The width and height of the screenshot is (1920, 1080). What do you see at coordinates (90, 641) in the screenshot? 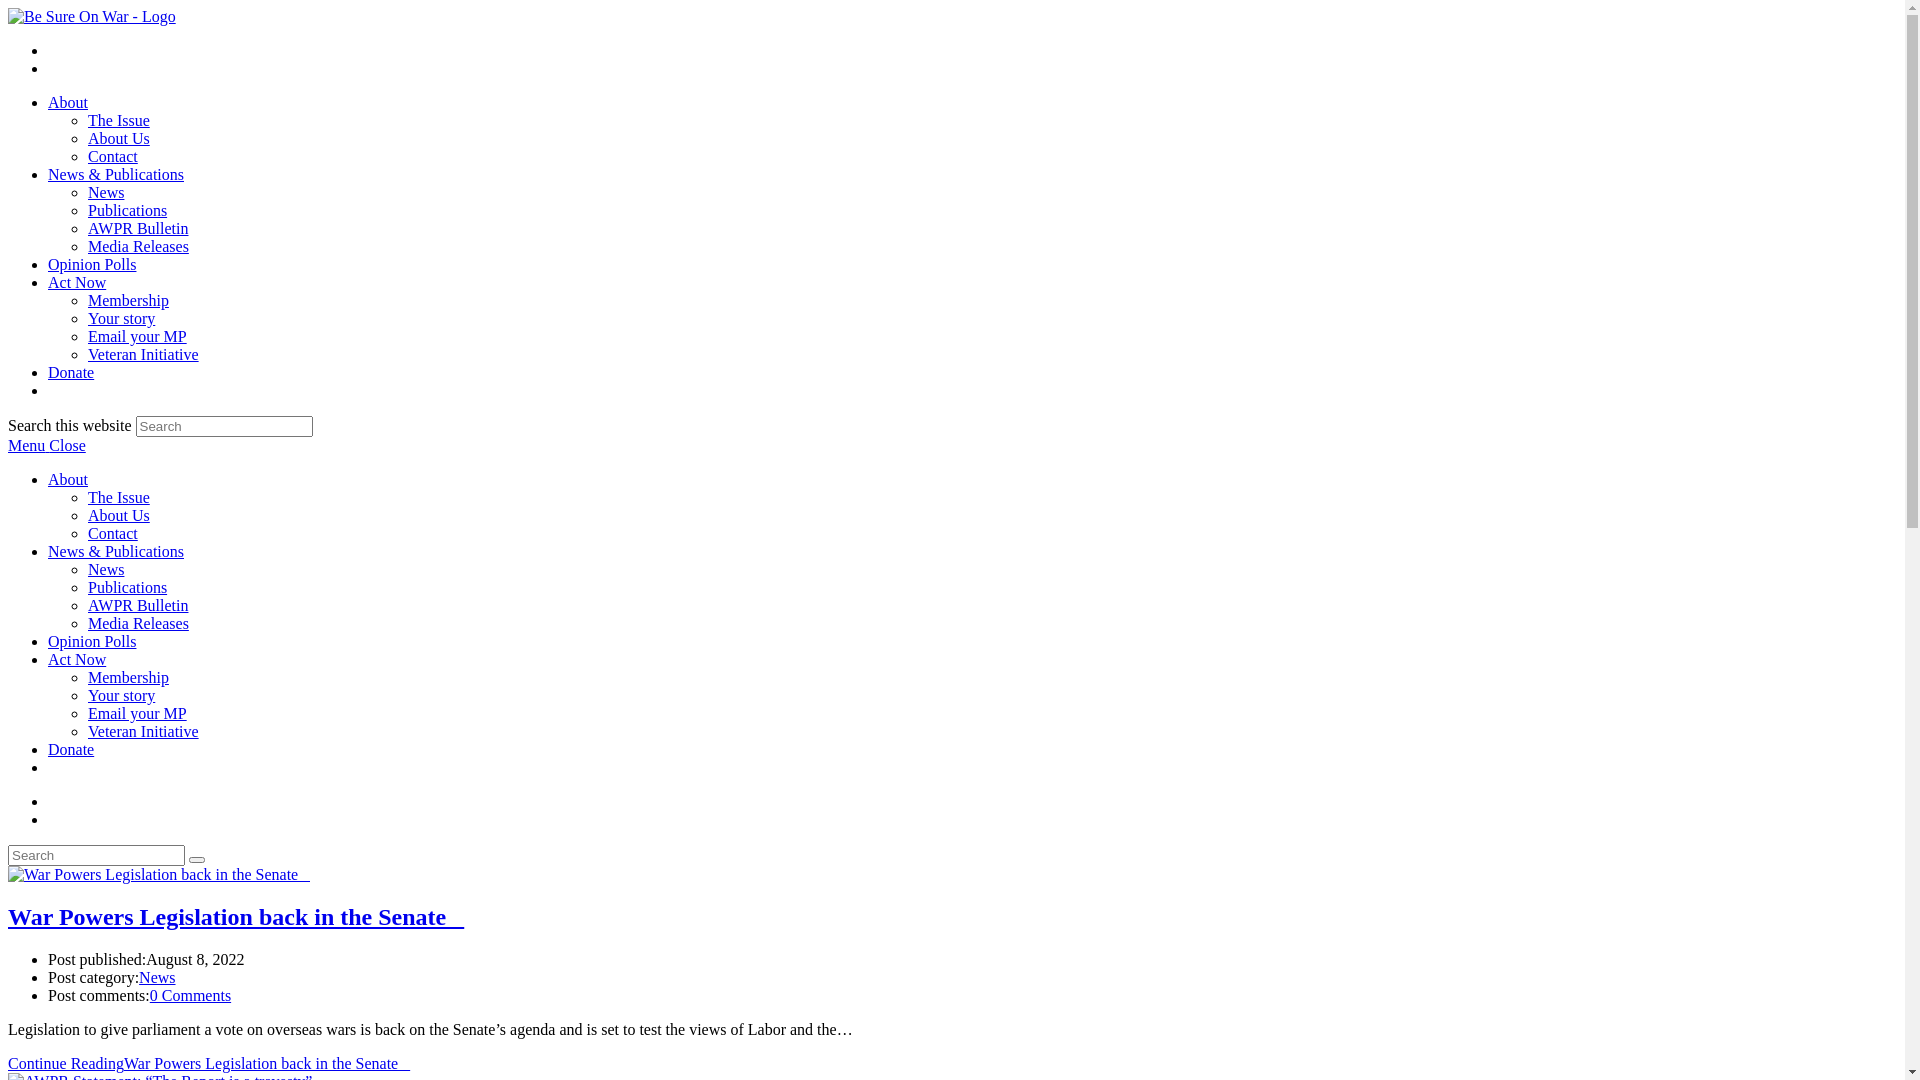
I see `'Opinion Polls'` at bounding box center [90, 641].